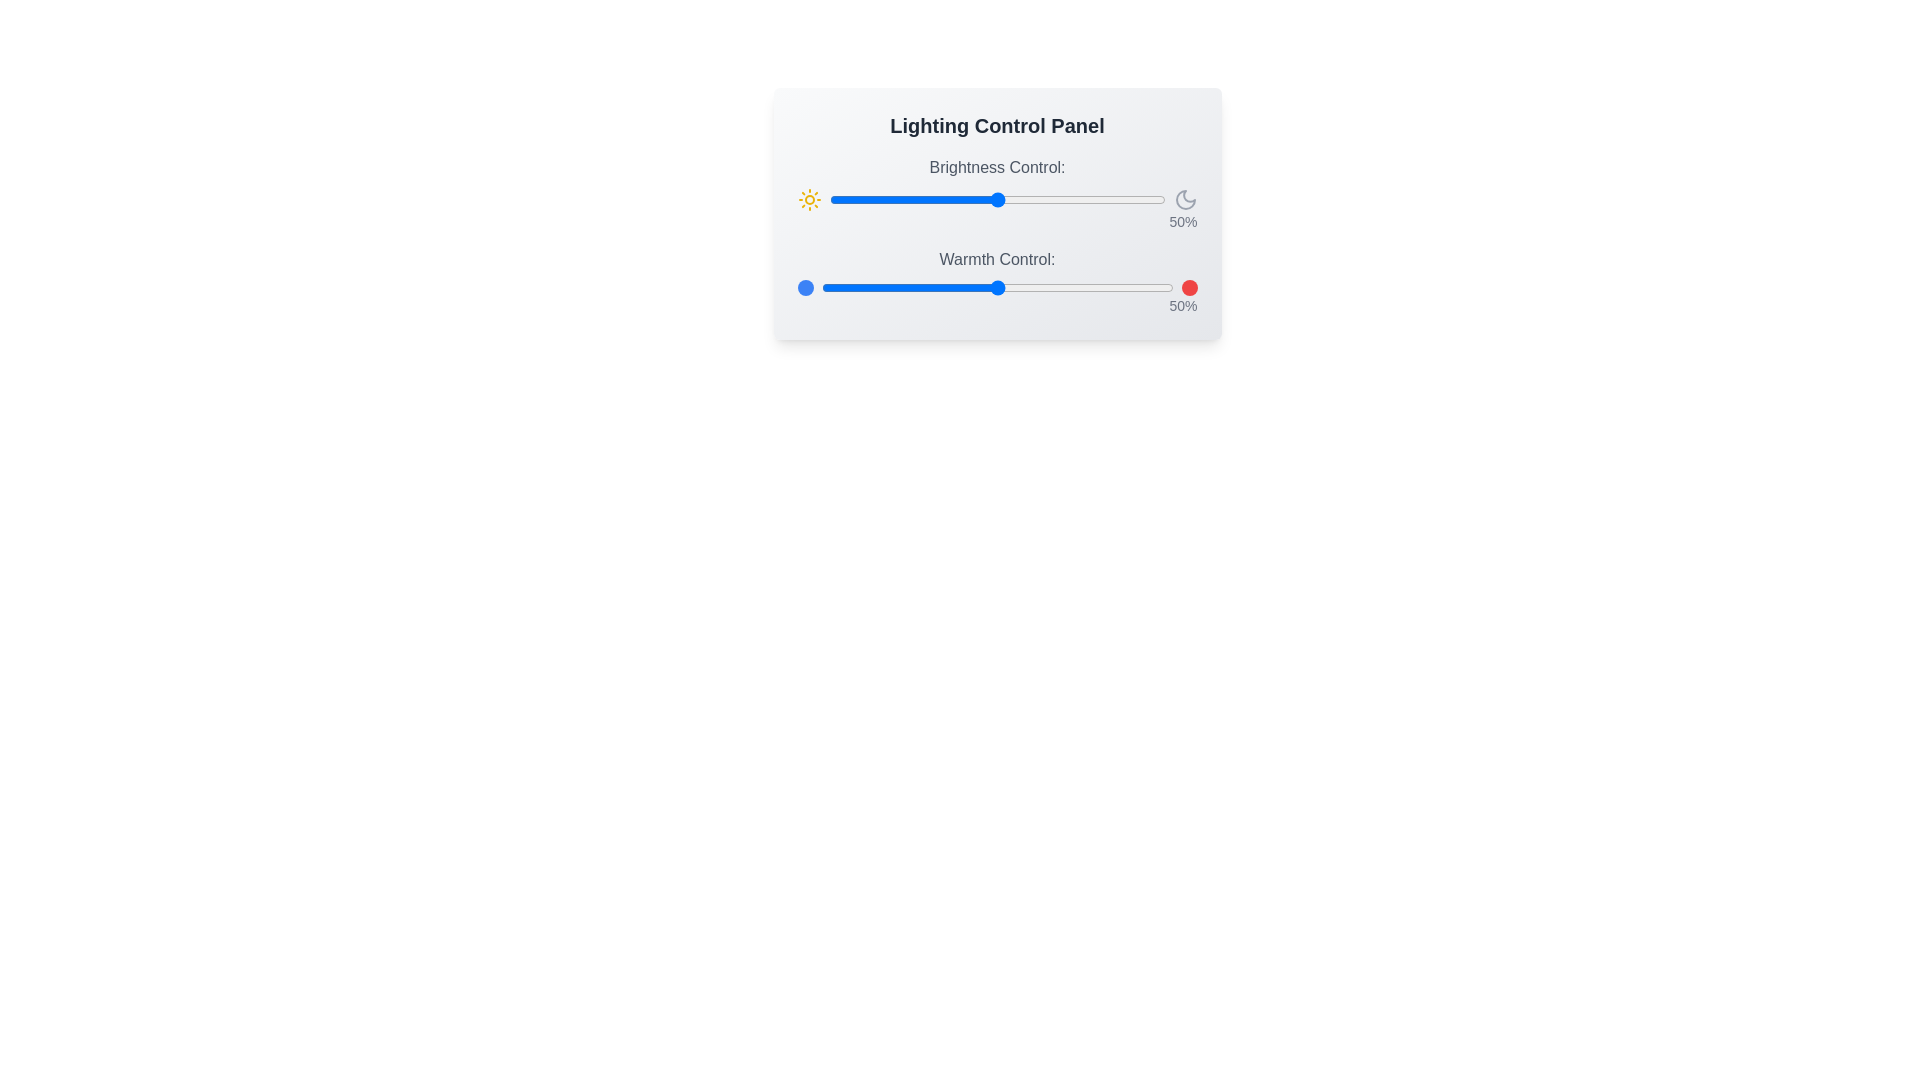  I want to click on brightness, so click(892, 200).